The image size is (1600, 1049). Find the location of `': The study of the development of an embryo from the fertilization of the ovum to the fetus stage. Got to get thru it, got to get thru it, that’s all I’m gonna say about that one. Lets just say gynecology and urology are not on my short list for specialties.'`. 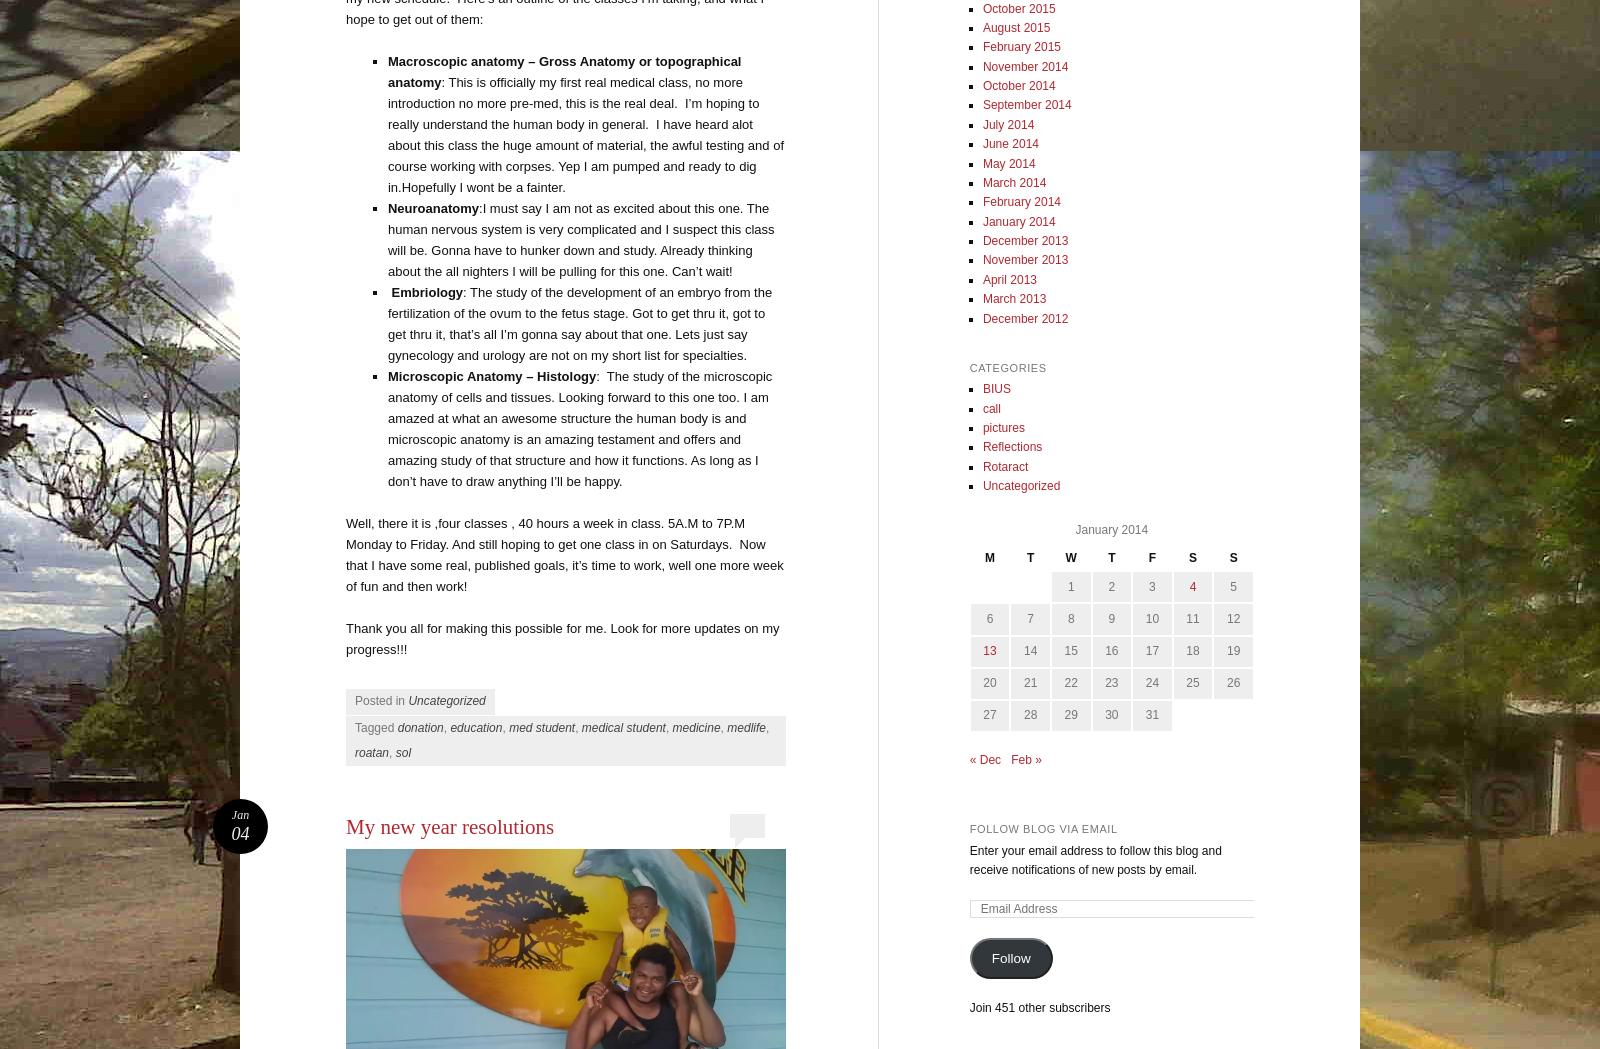

': The study of the development of an embryo from the fertilization of the ovum to the fetus stage. Got to get thru it, got to get thru it, that’s all I’m gonna say about that one. Lets just say gynecology and urology are not on my short list for specialties.' is located at coordinates (387, 323).